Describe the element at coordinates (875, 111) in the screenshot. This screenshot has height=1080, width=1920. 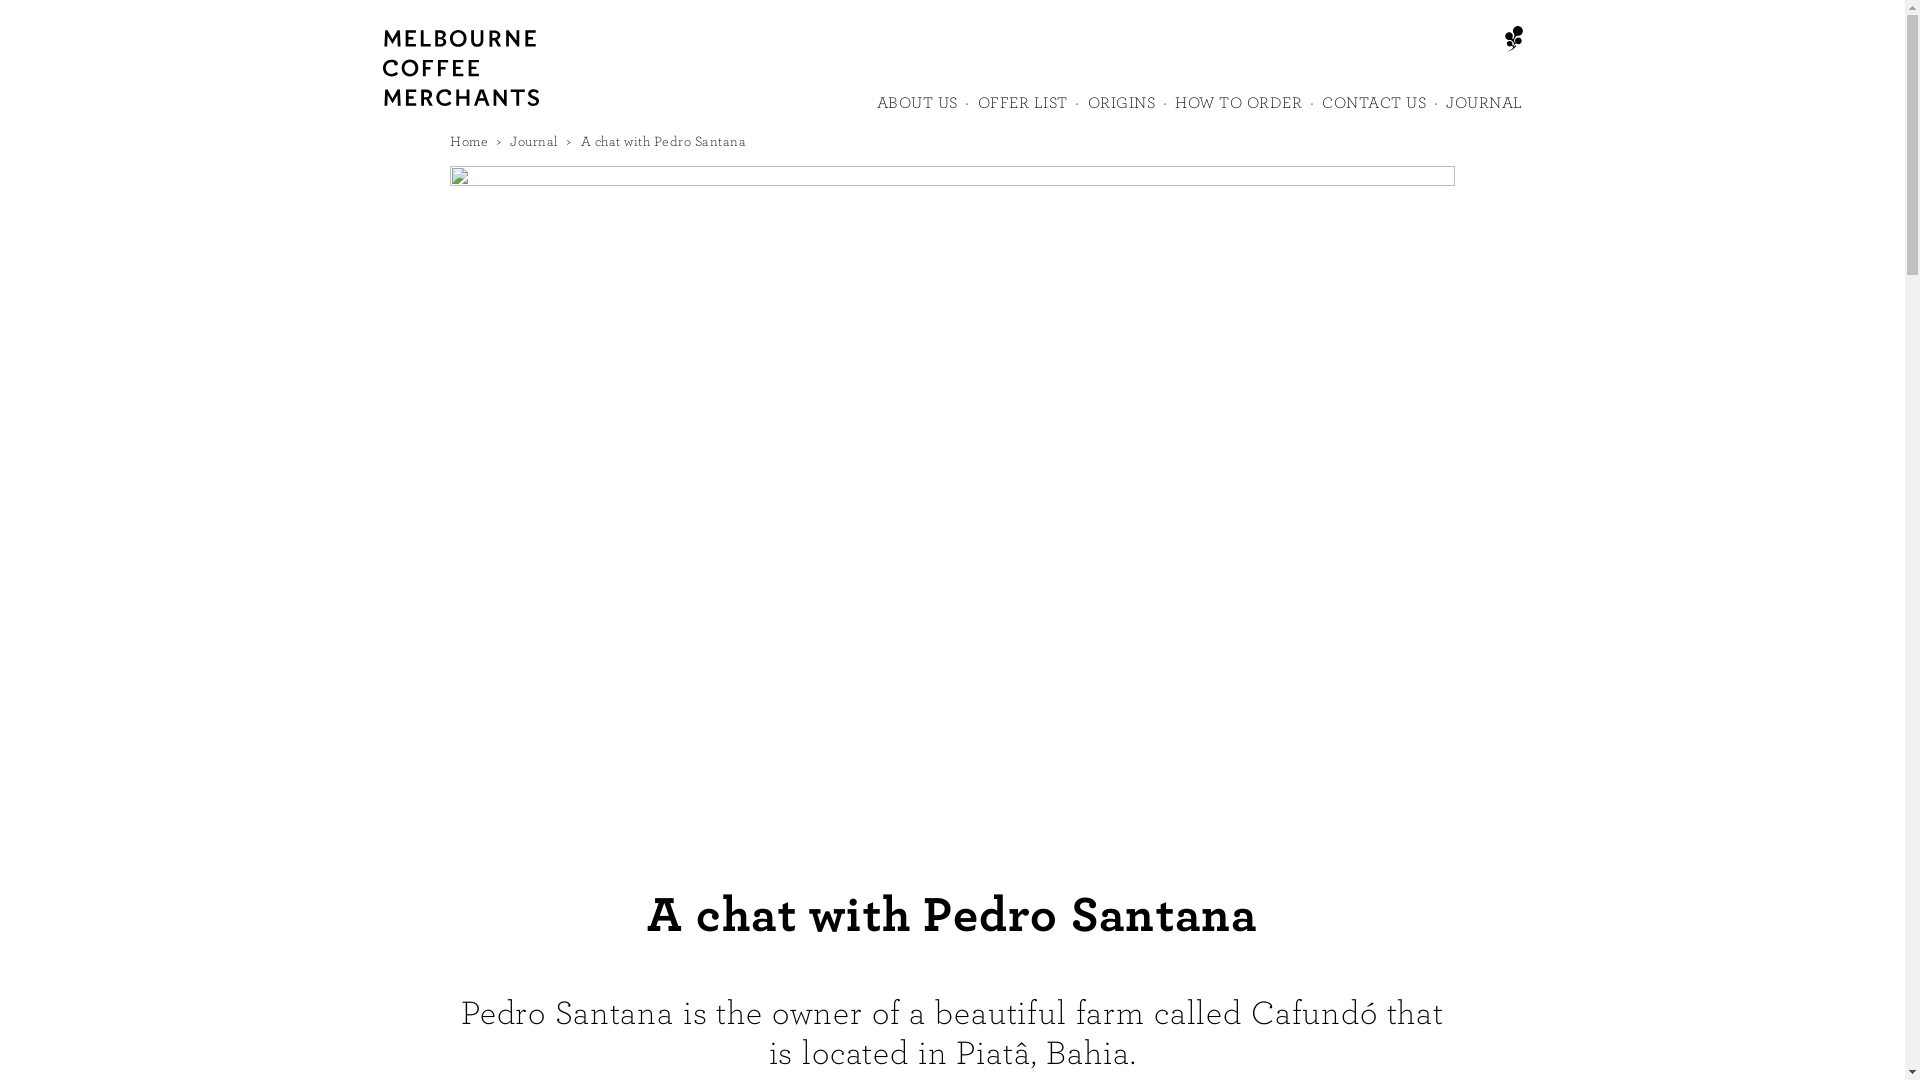
I see `'ABOUT US'` at that location.